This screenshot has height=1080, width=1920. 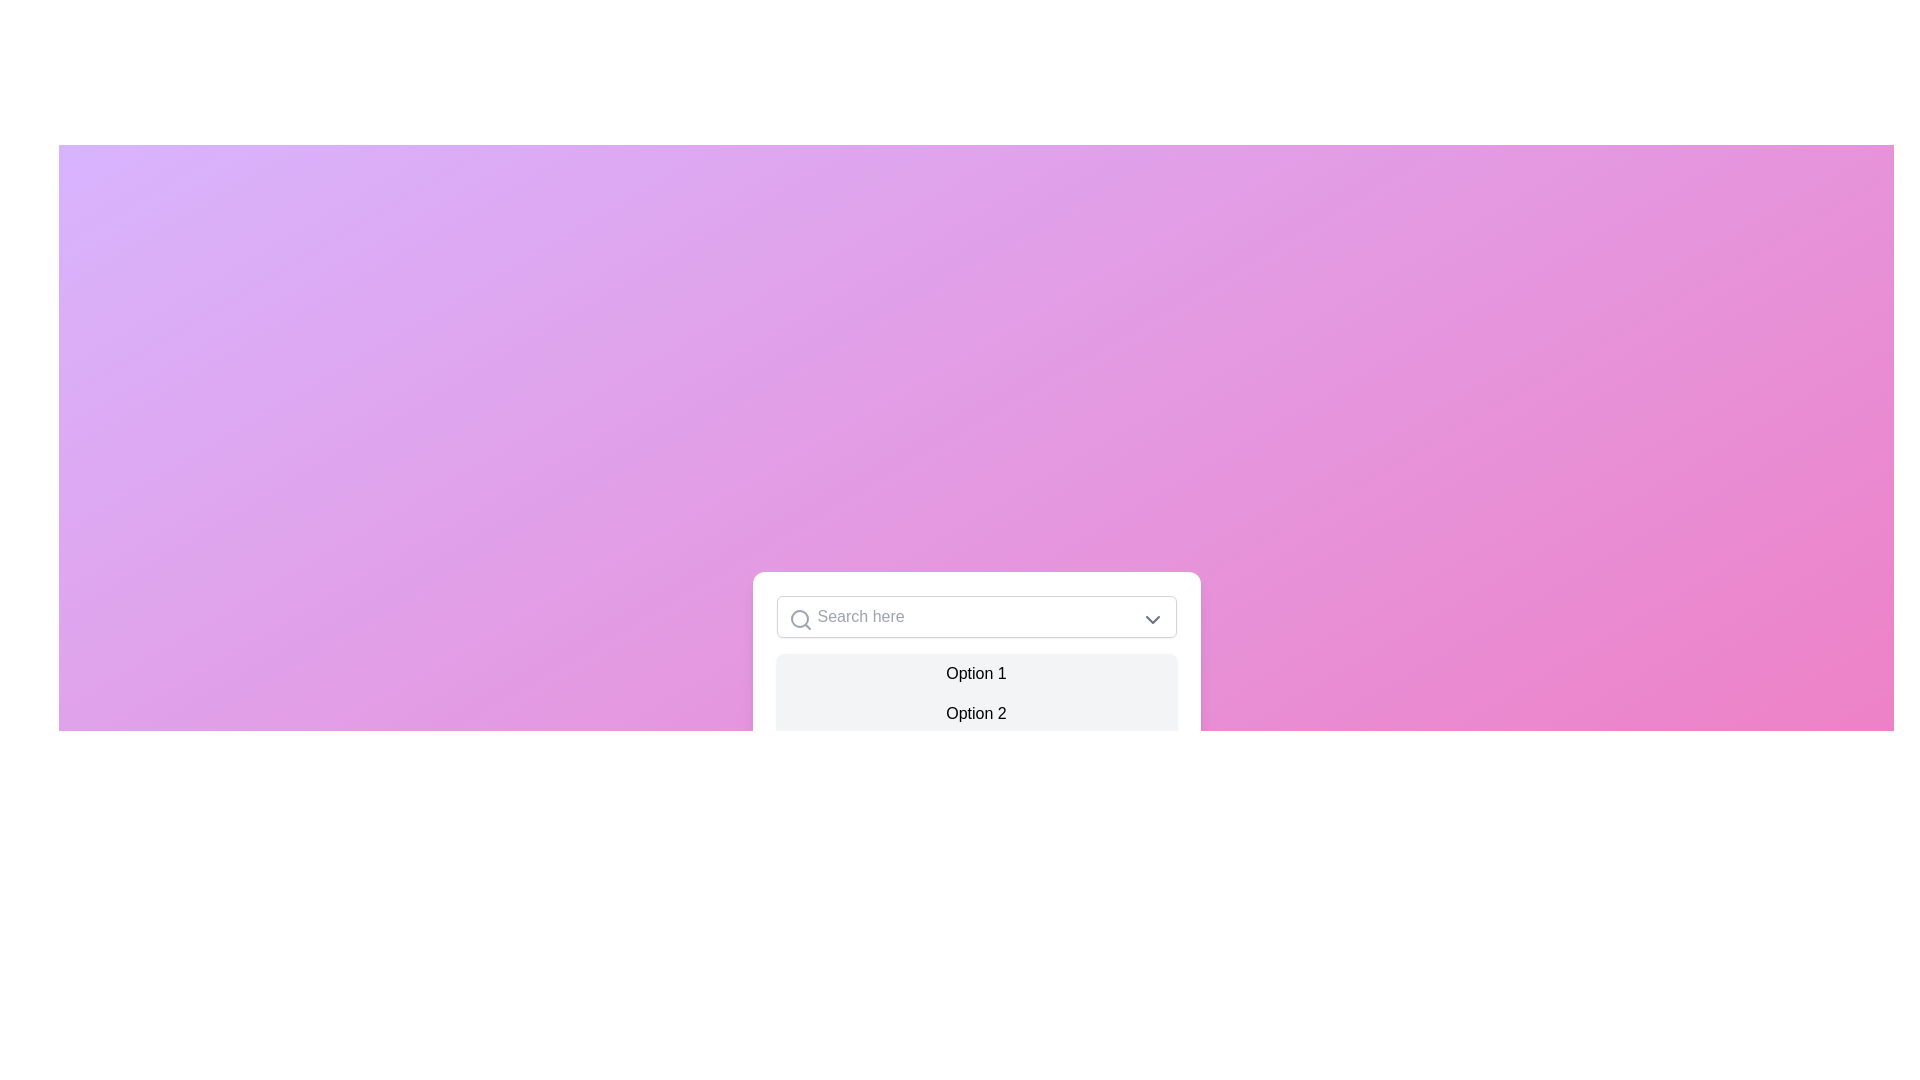 What do you see at coordinates (798, 617) in the screenshot?
I see `the SVG circle that forms the primary part of the search icon, which visually indicates the search functionality in the interface` at bounding box center [798, 617].